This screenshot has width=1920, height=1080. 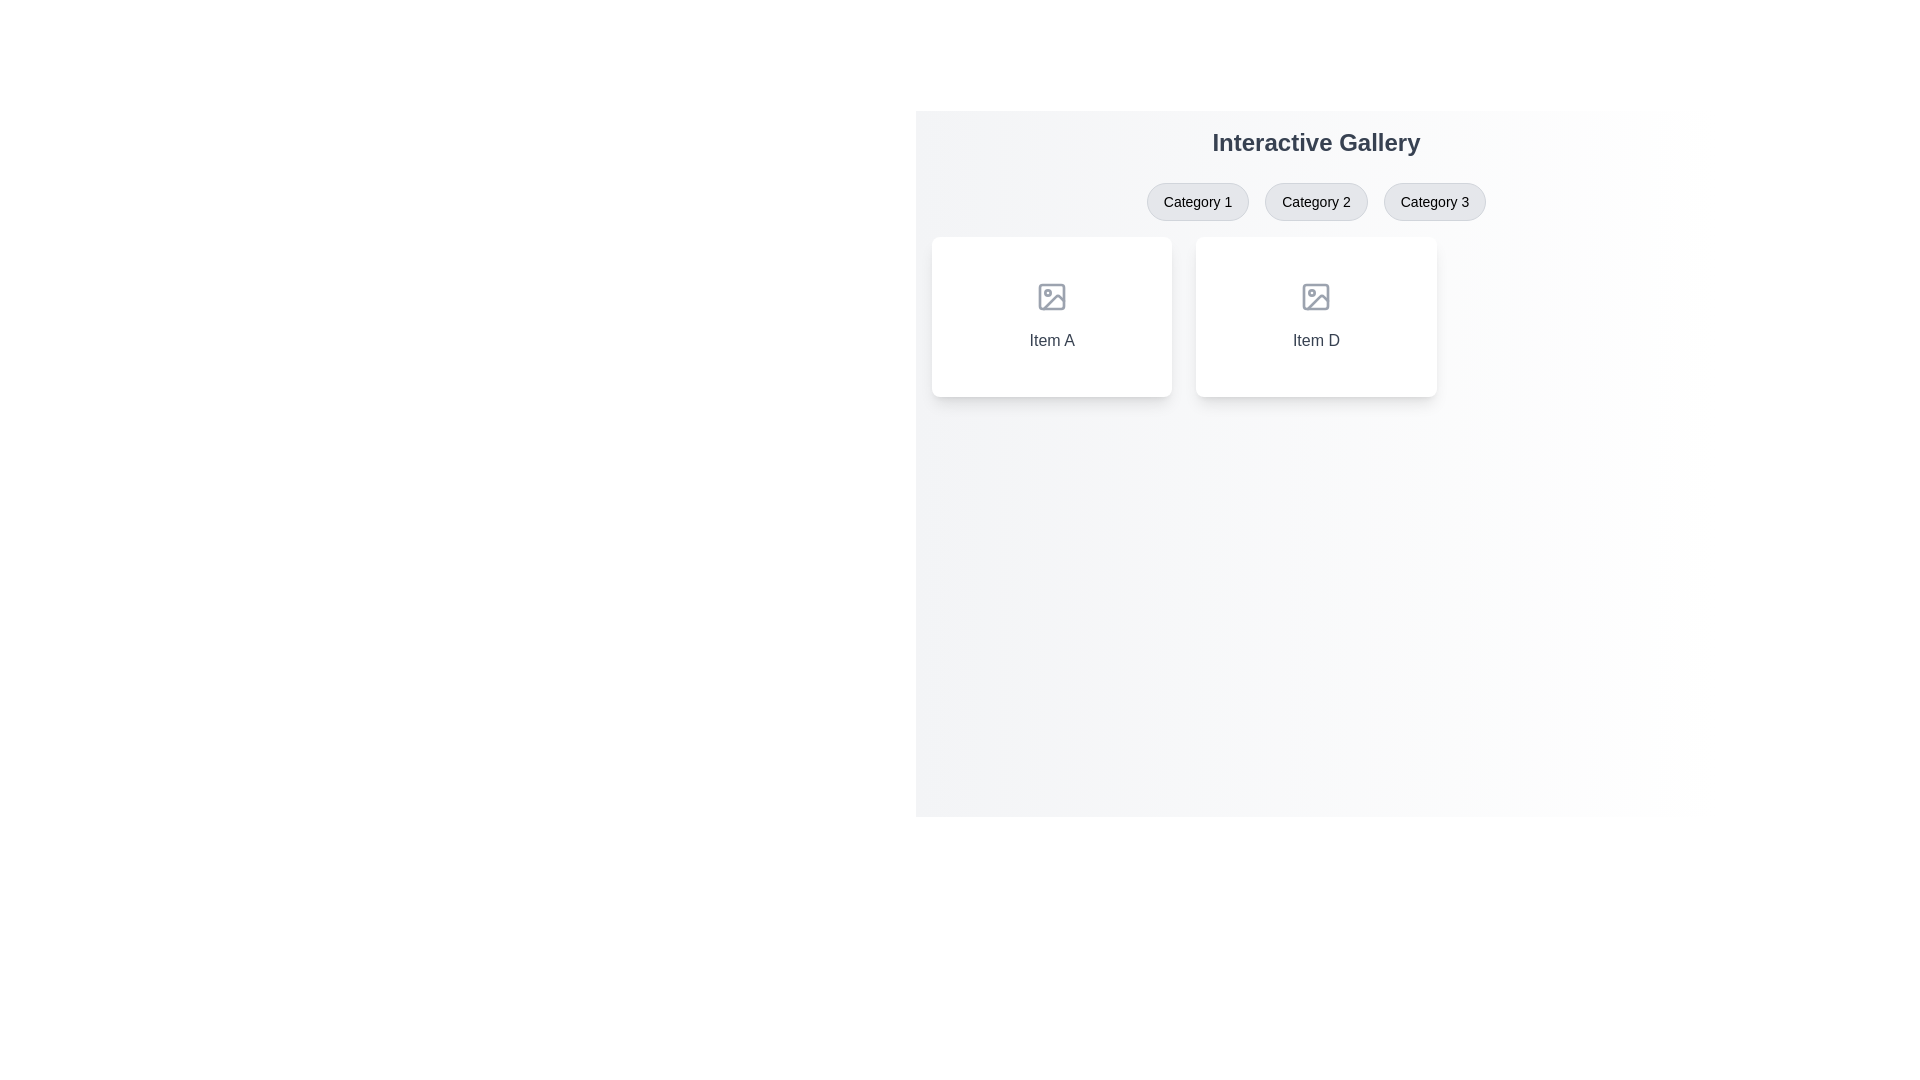 What do you see at coordinates (1316, 315) in the screenshot?
I see `the card labeled 'Item D' in the second column under 'Interactive Gallery'` at bounding box center [1316, 315].